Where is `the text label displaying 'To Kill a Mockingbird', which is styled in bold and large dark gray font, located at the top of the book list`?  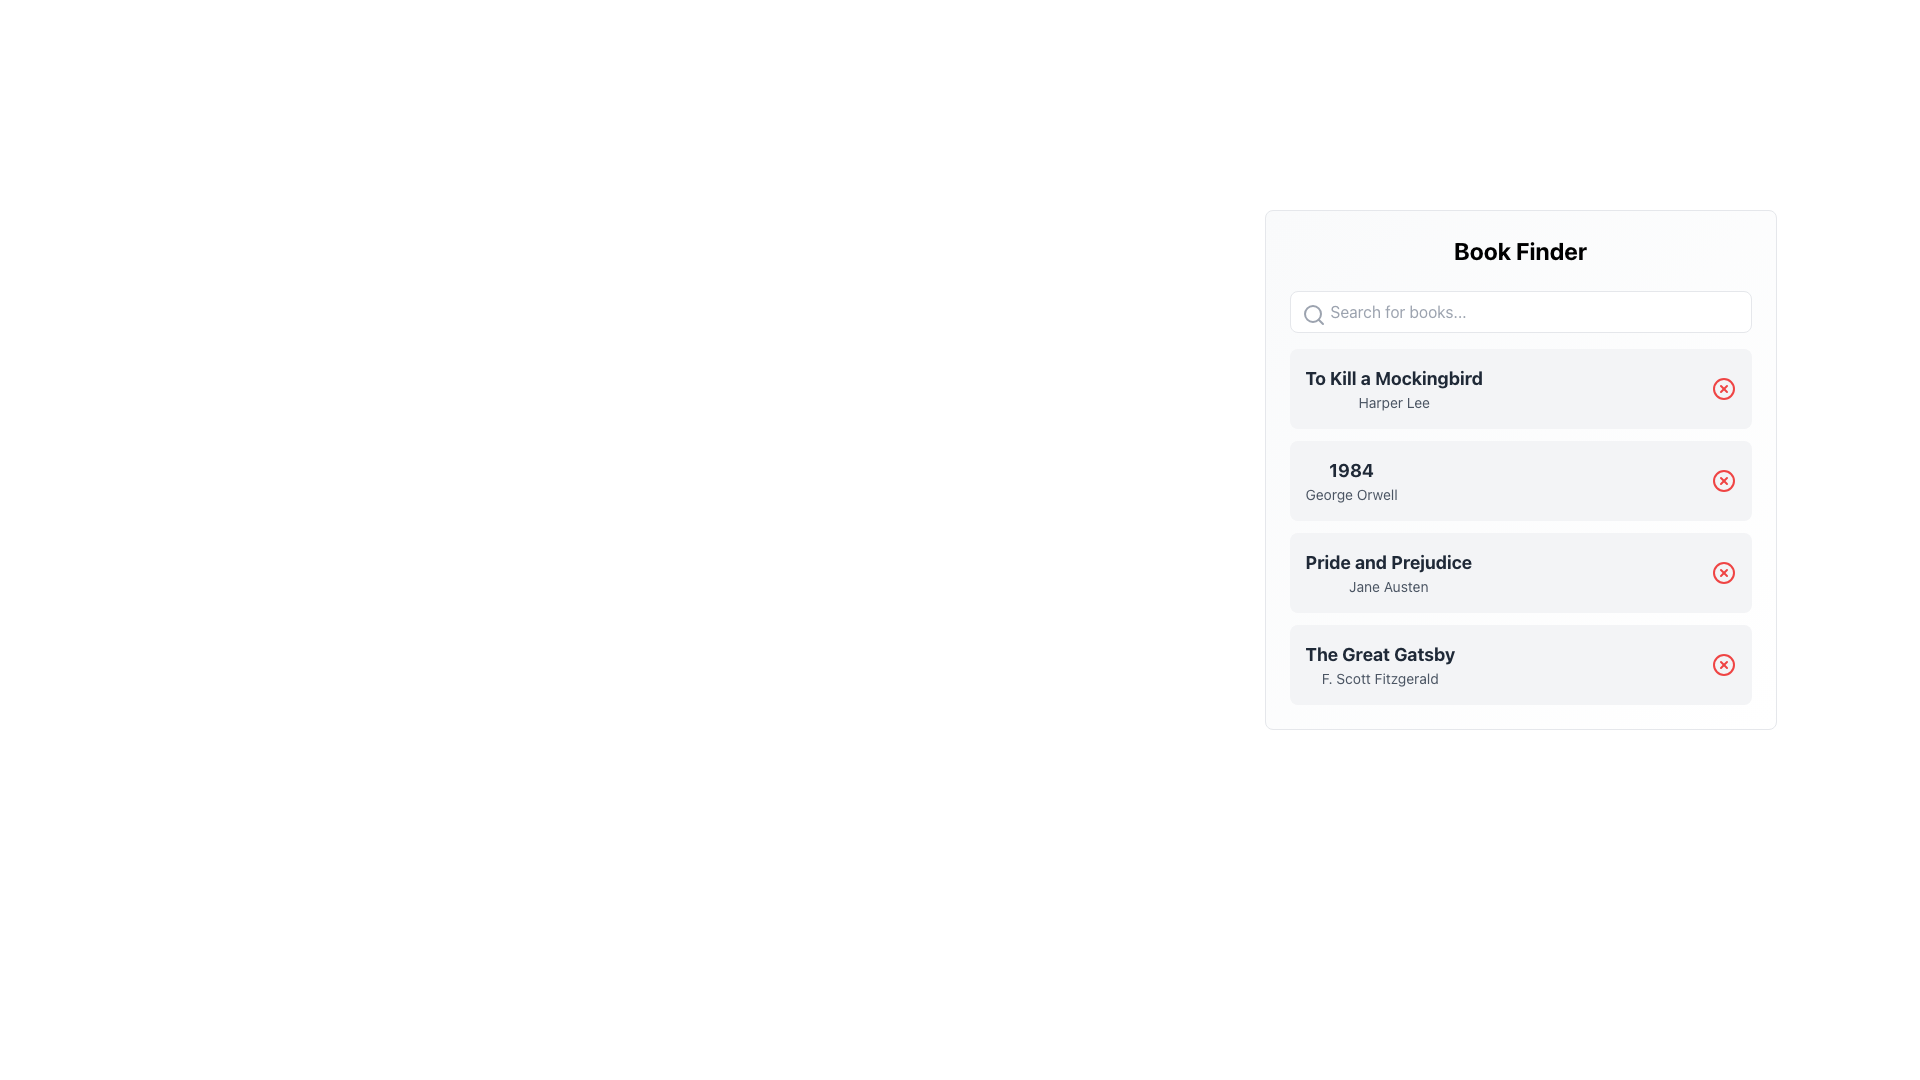
the text label displaying 'To Kill a Mockingbird', which is styled in bold and large dark gray font, located at the top of the book list is located at coordinates (1393, 378).